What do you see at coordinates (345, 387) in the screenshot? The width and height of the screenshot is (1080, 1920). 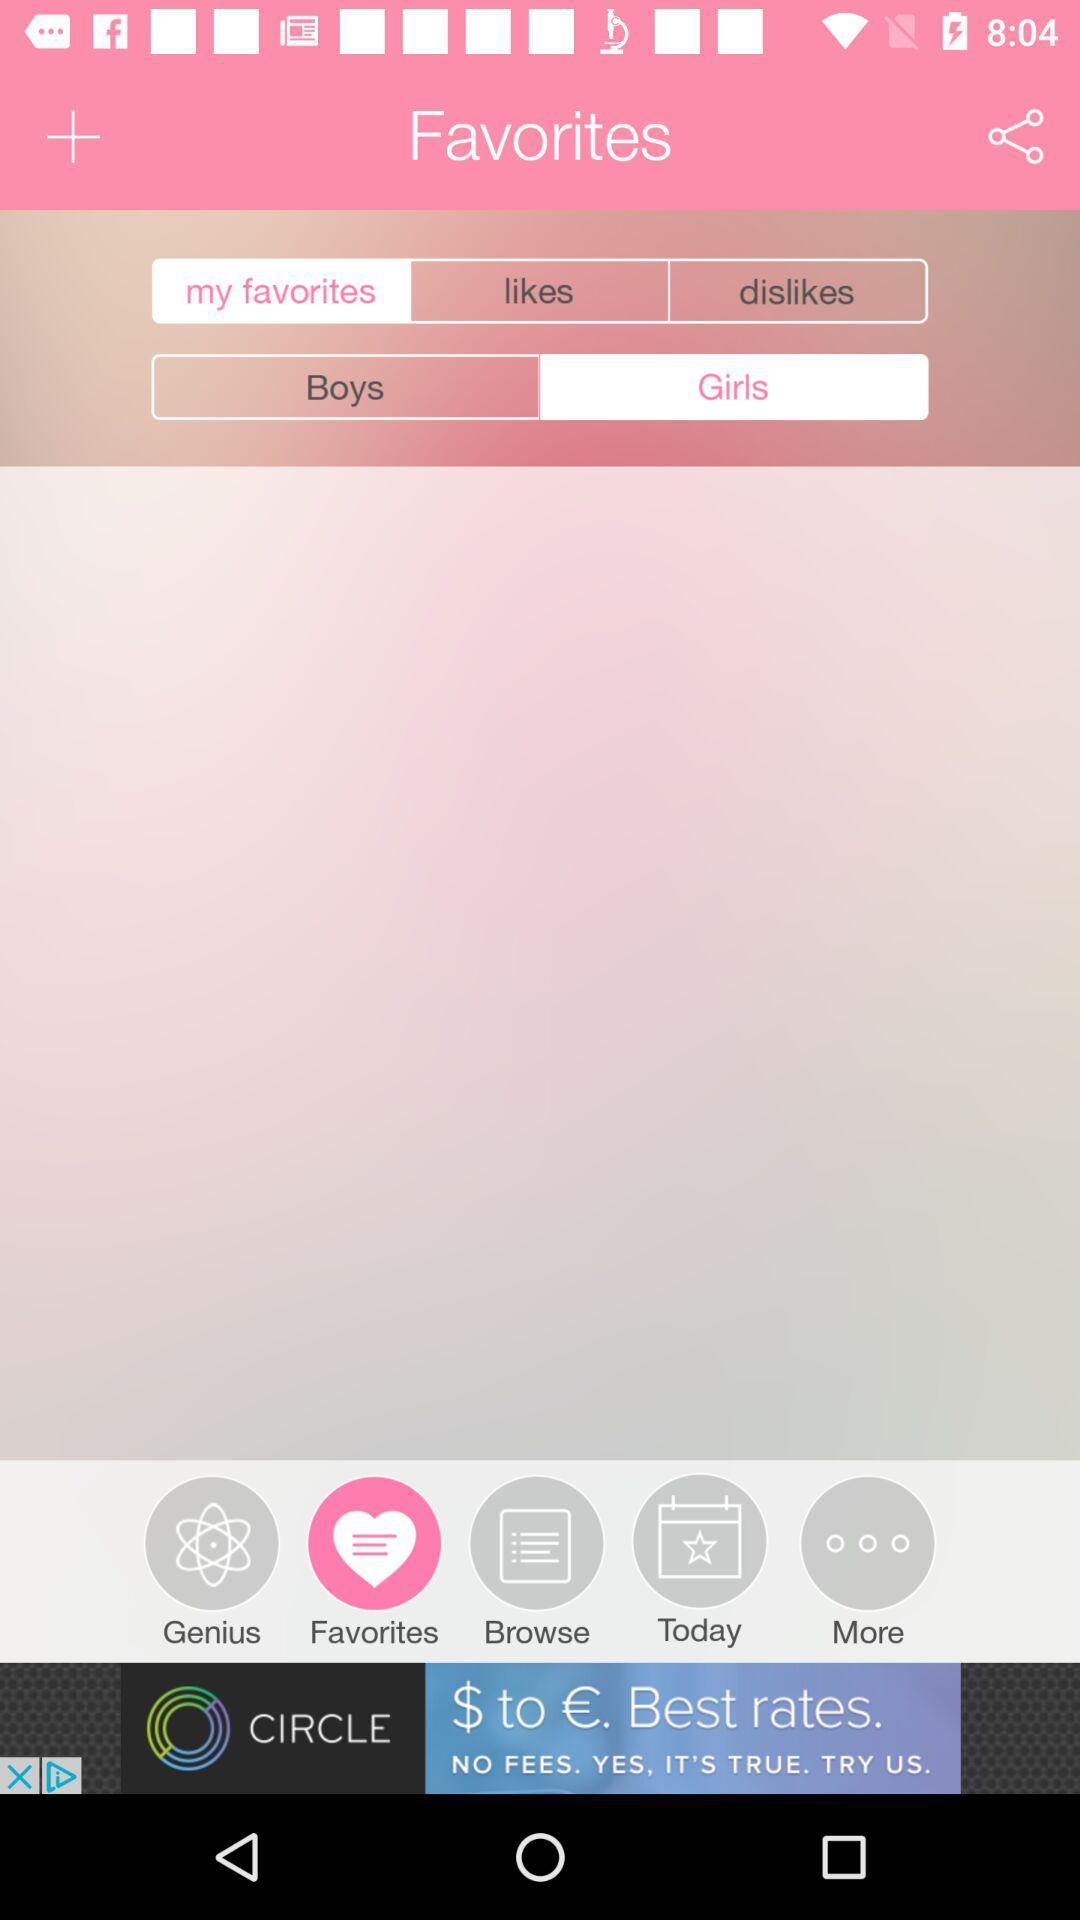 I see `the box that reads the text boys shown left to girls` at bounding box center [345, 387].